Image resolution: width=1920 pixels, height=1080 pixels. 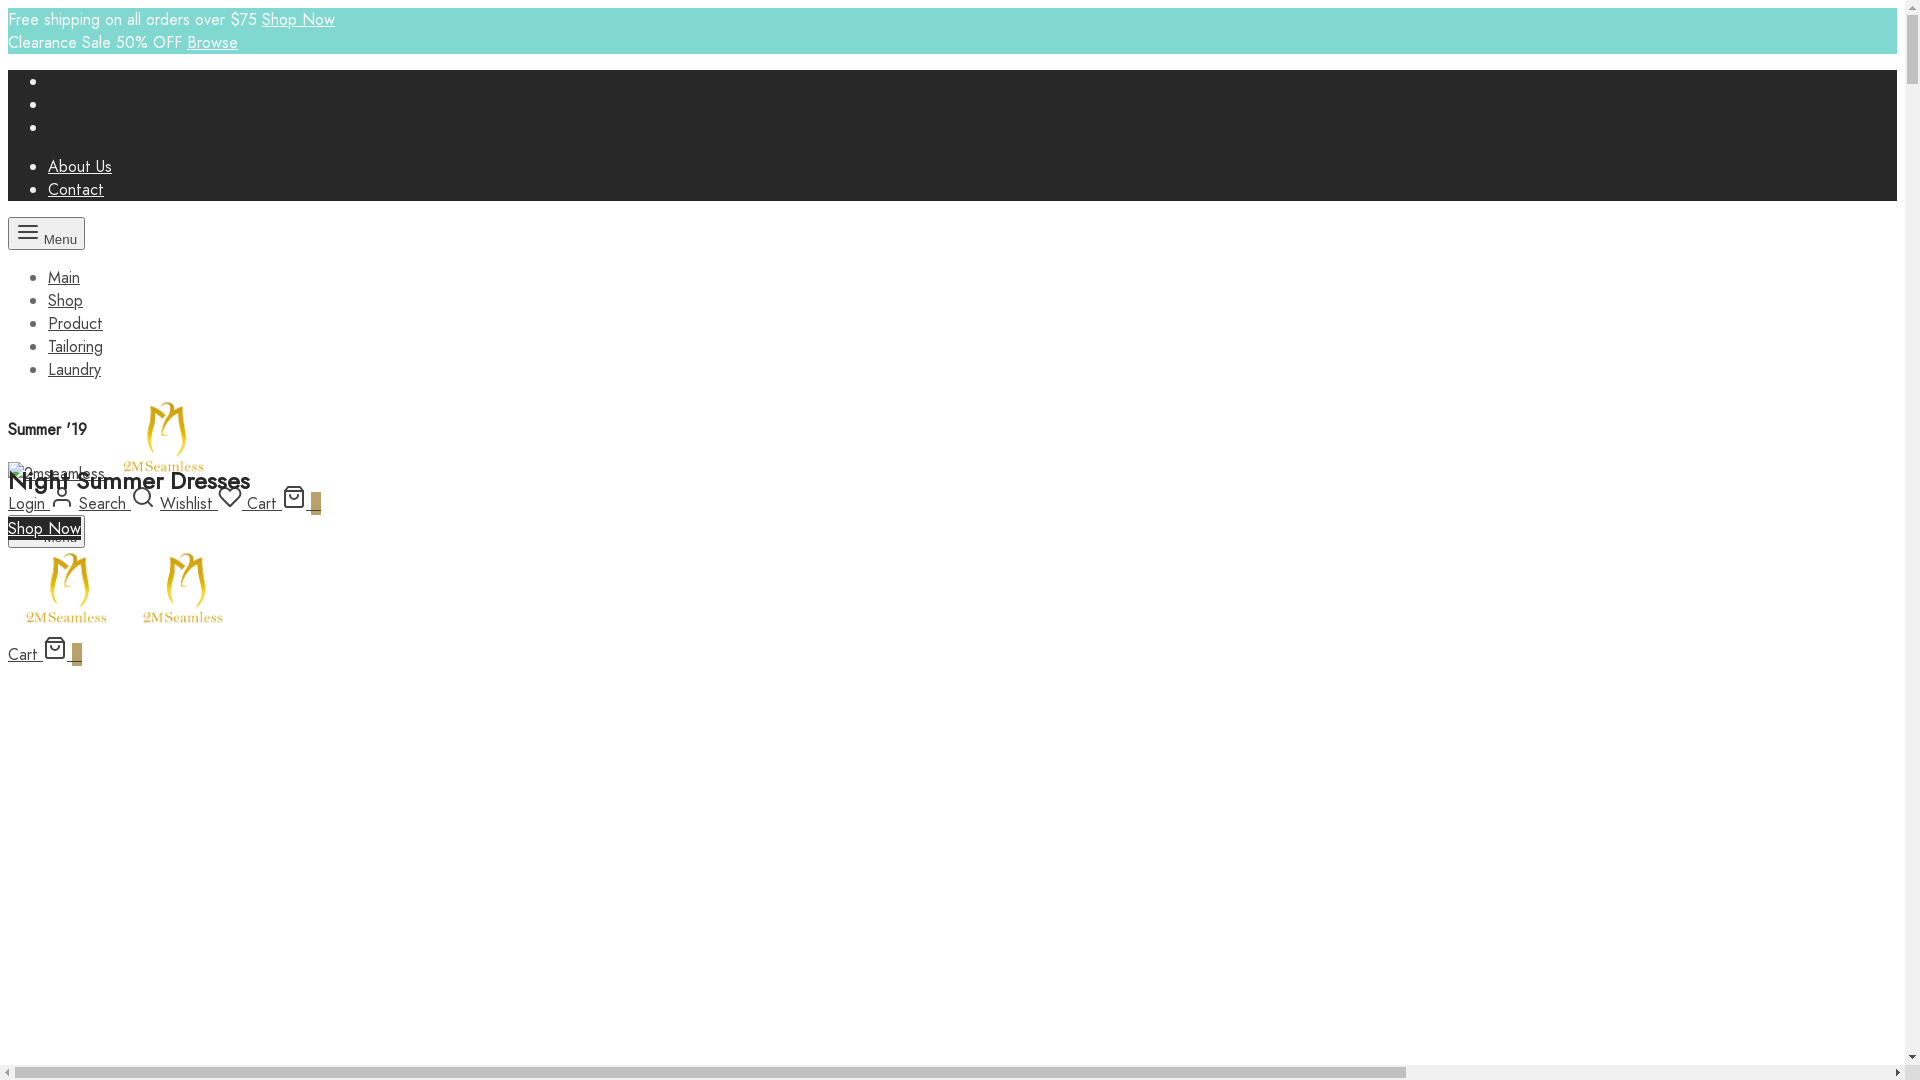 What do you see at coordinates (48, 300) in the screenshot?
I see `'Shop'` at bounding box center [48, 300].